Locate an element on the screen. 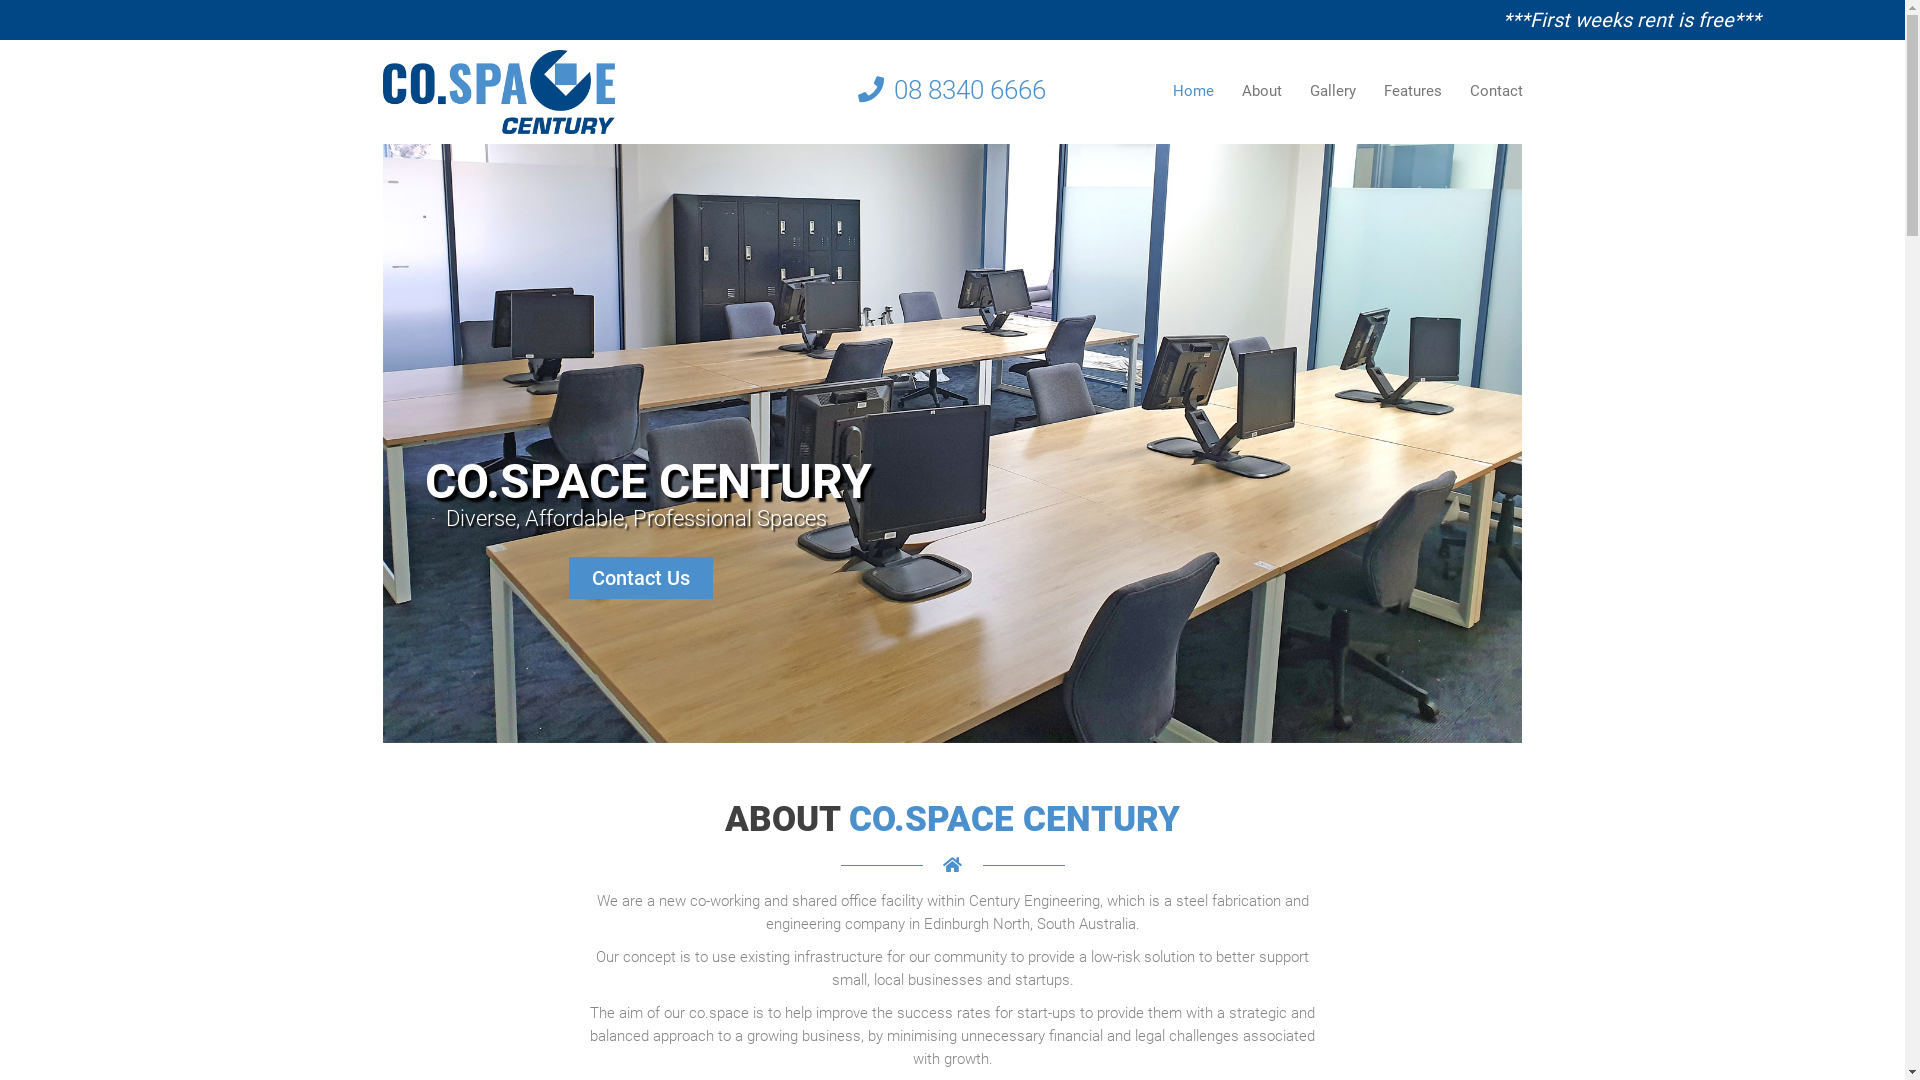 The width and height of the screenshot is (1920, 1080). 'Contact' is located at coordinates (1489, 91).